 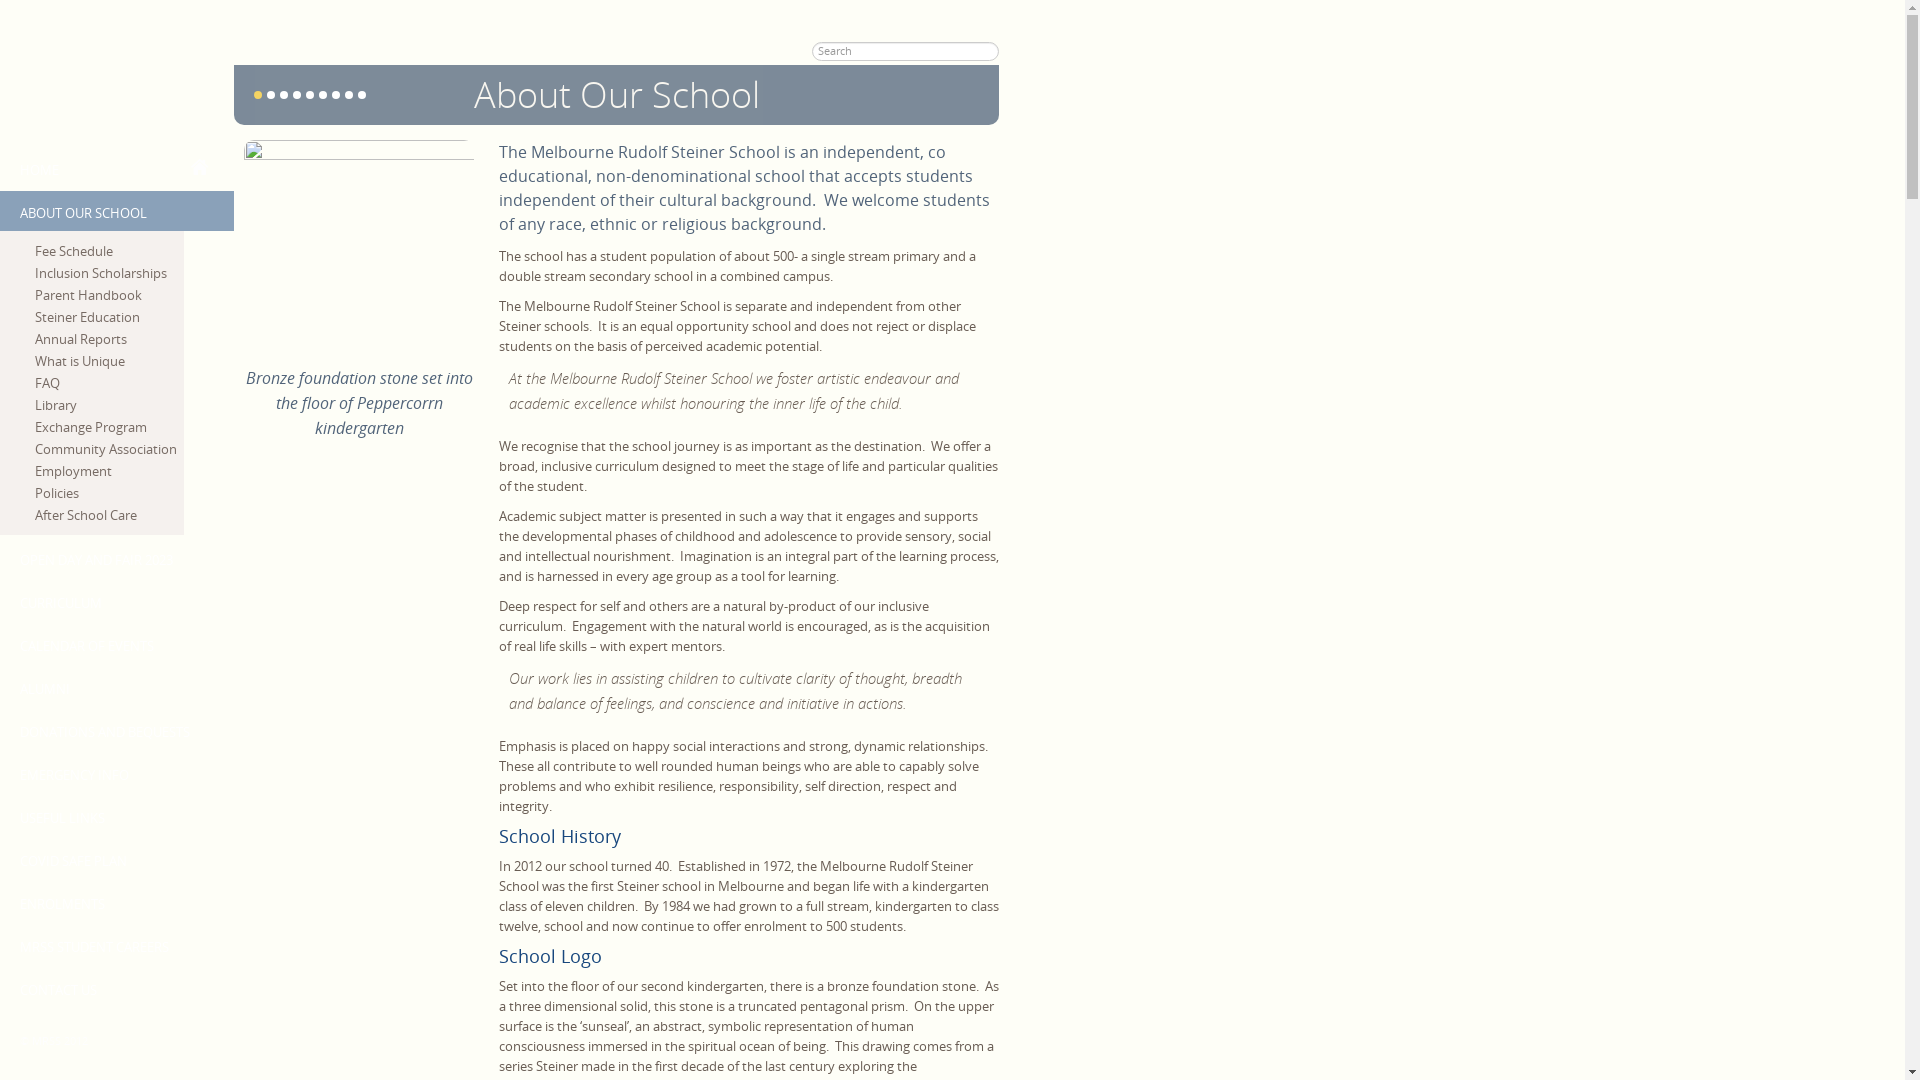 What do you see at coordinates (108, 315) in the screenshot?
I see `'Steiner Education'` at bounding box center [108, 315].